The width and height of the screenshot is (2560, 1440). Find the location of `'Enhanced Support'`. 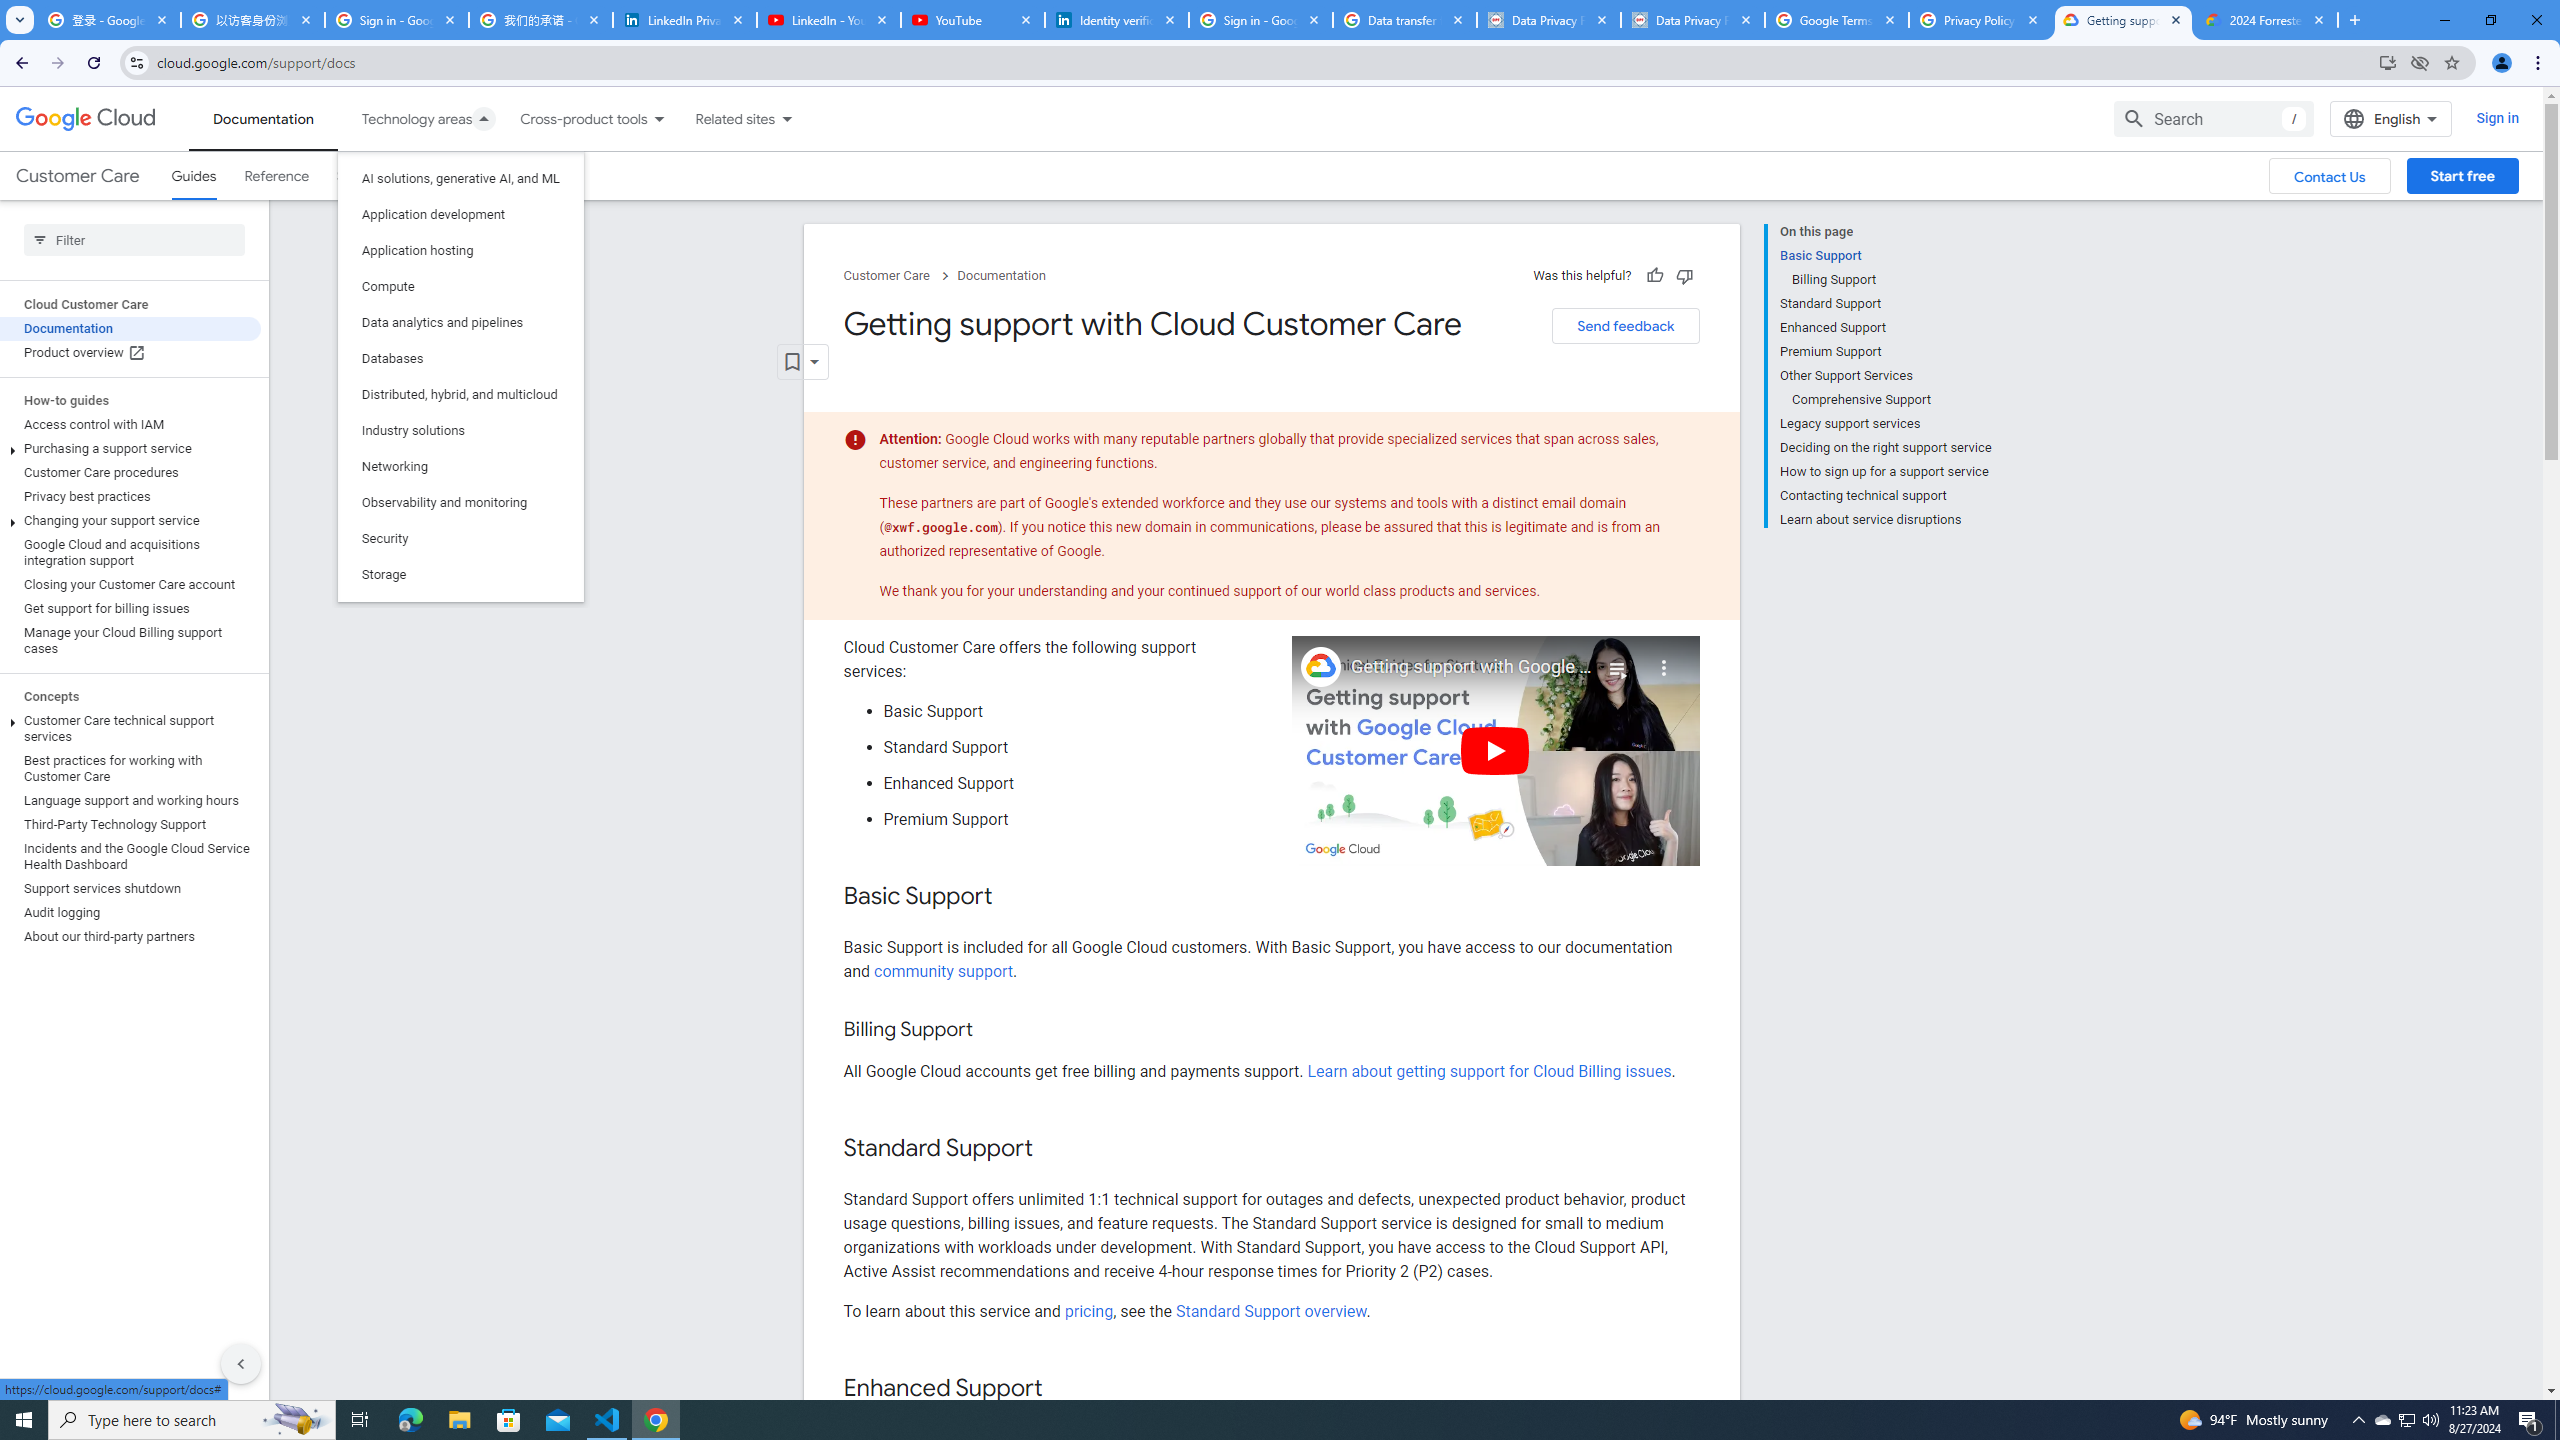

'Enhanced Support' is located at coordinates (1884, 326).